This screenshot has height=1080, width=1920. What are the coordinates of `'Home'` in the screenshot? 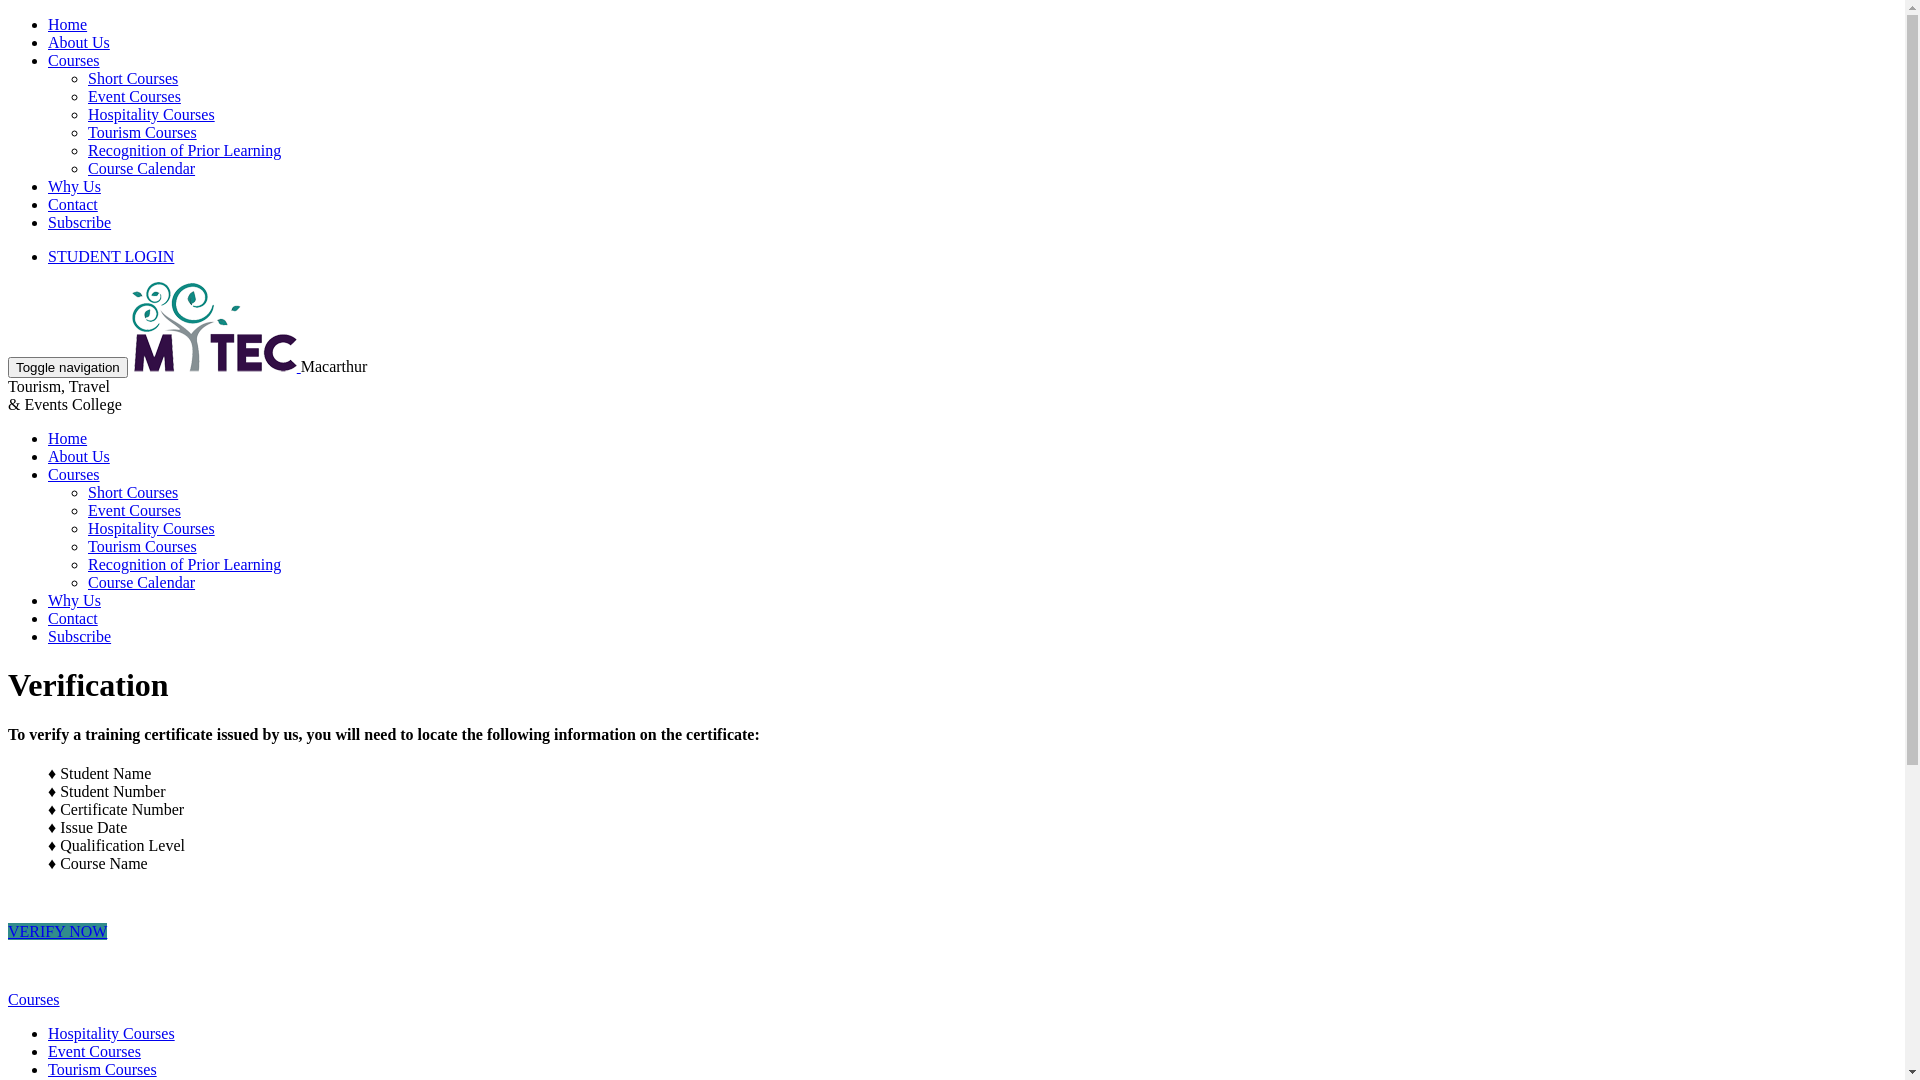 It's located at (48, 24).